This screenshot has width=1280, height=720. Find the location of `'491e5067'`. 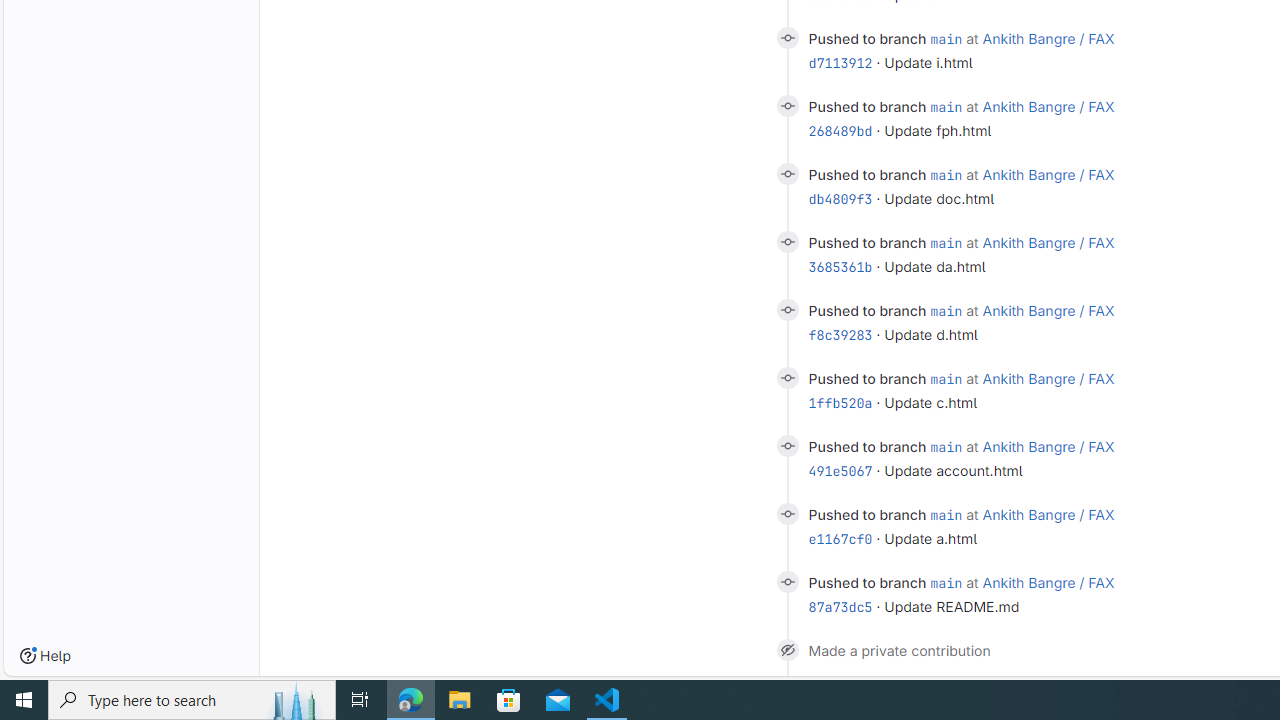

'491e5067' is located at coordinates (840, 471).